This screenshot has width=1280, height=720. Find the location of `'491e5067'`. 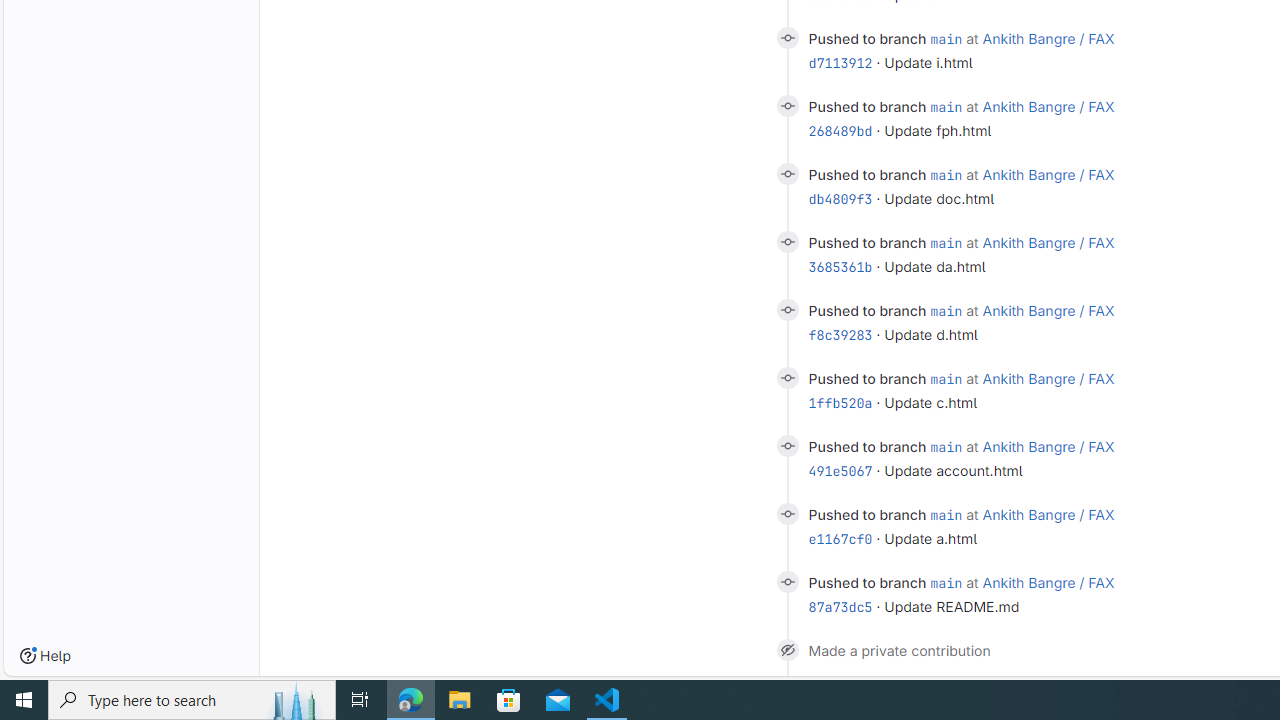

'491e5067' is located at coordinates (840, 471).